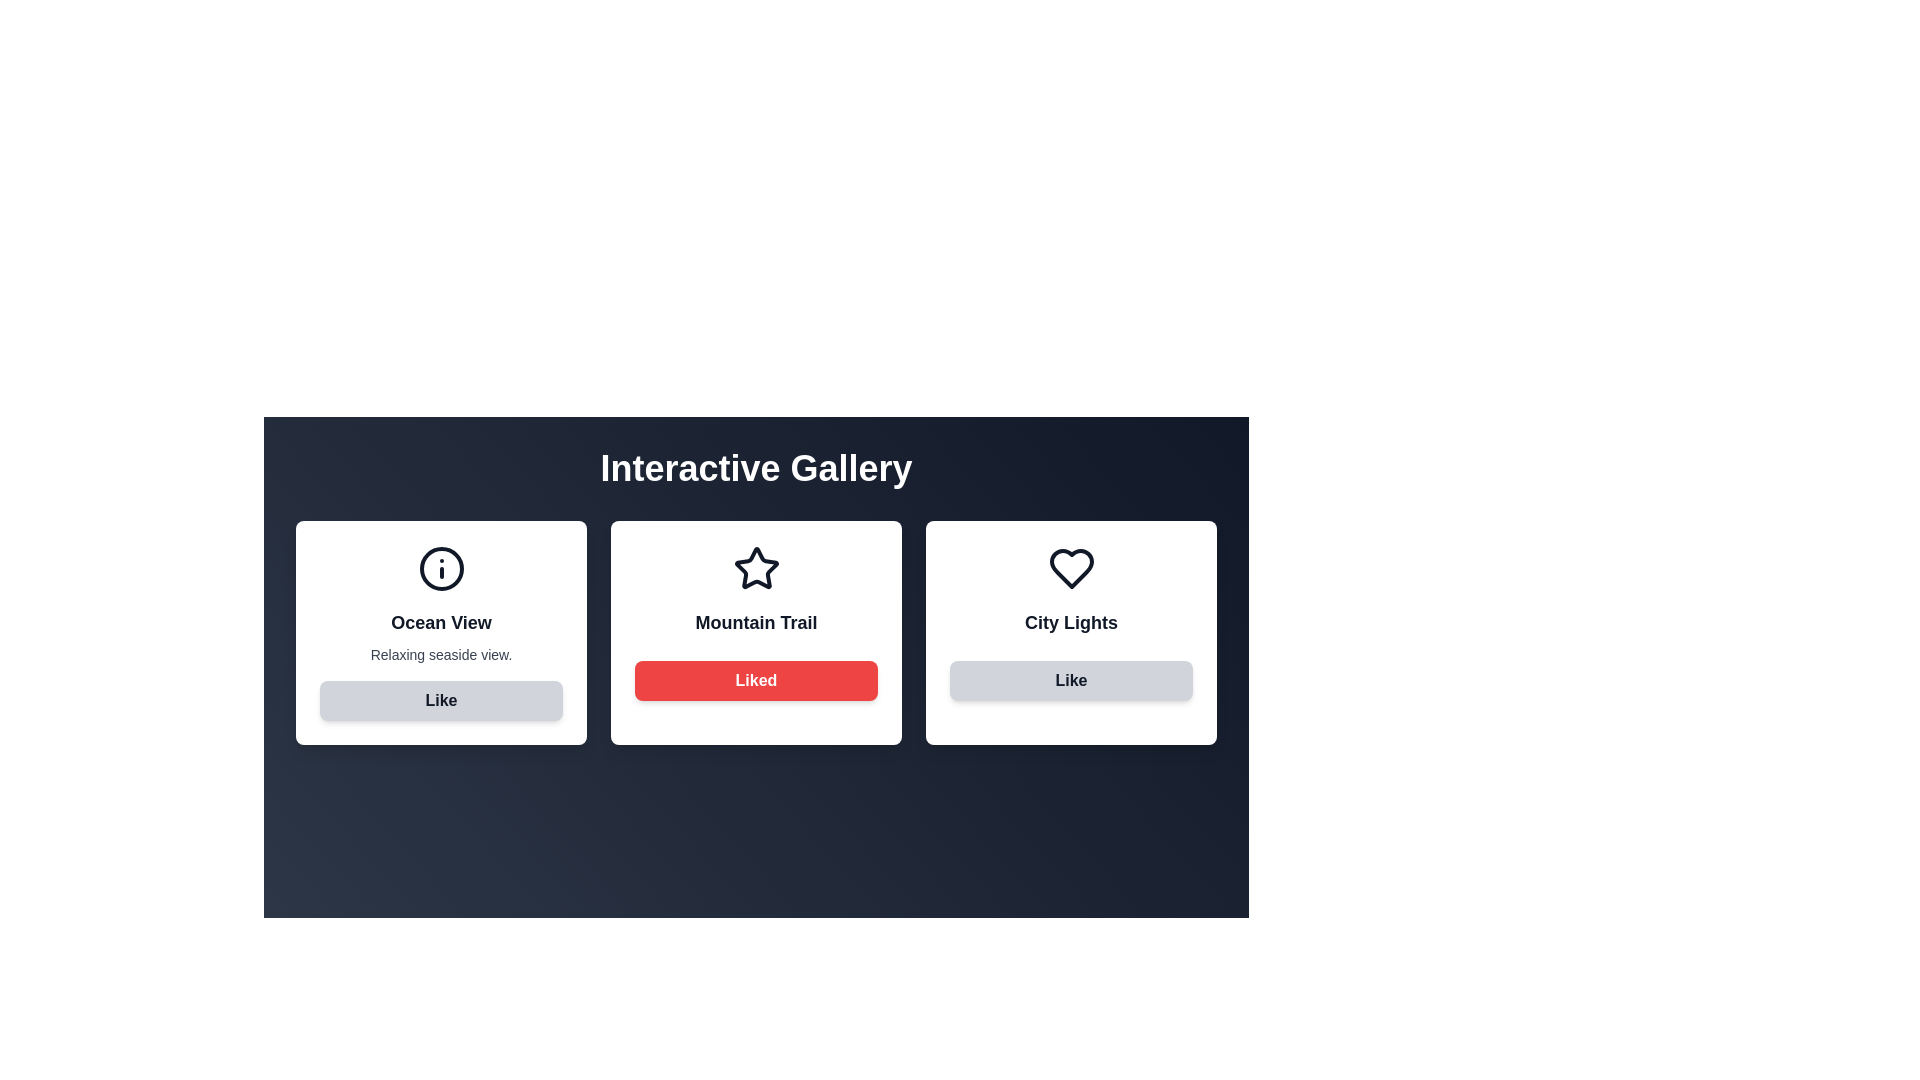  Describe the element at coordinates (755, 632) in the screenshot. I see `the 'Mountain Trail' clickable card, which is the second card in a grid layout, displaying information and a 'Liked' button` at that location.